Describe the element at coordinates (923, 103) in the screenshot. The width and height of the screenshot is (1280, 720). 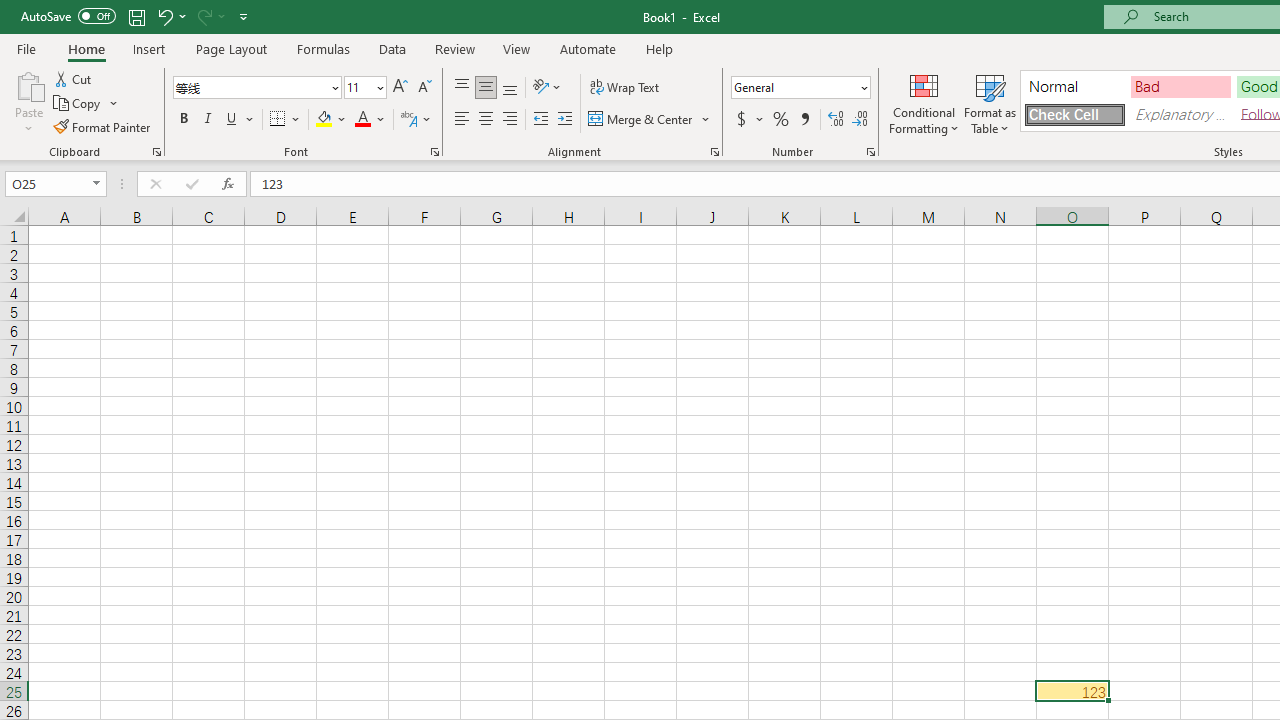
I see `'Conditional Formatting'` at that location.